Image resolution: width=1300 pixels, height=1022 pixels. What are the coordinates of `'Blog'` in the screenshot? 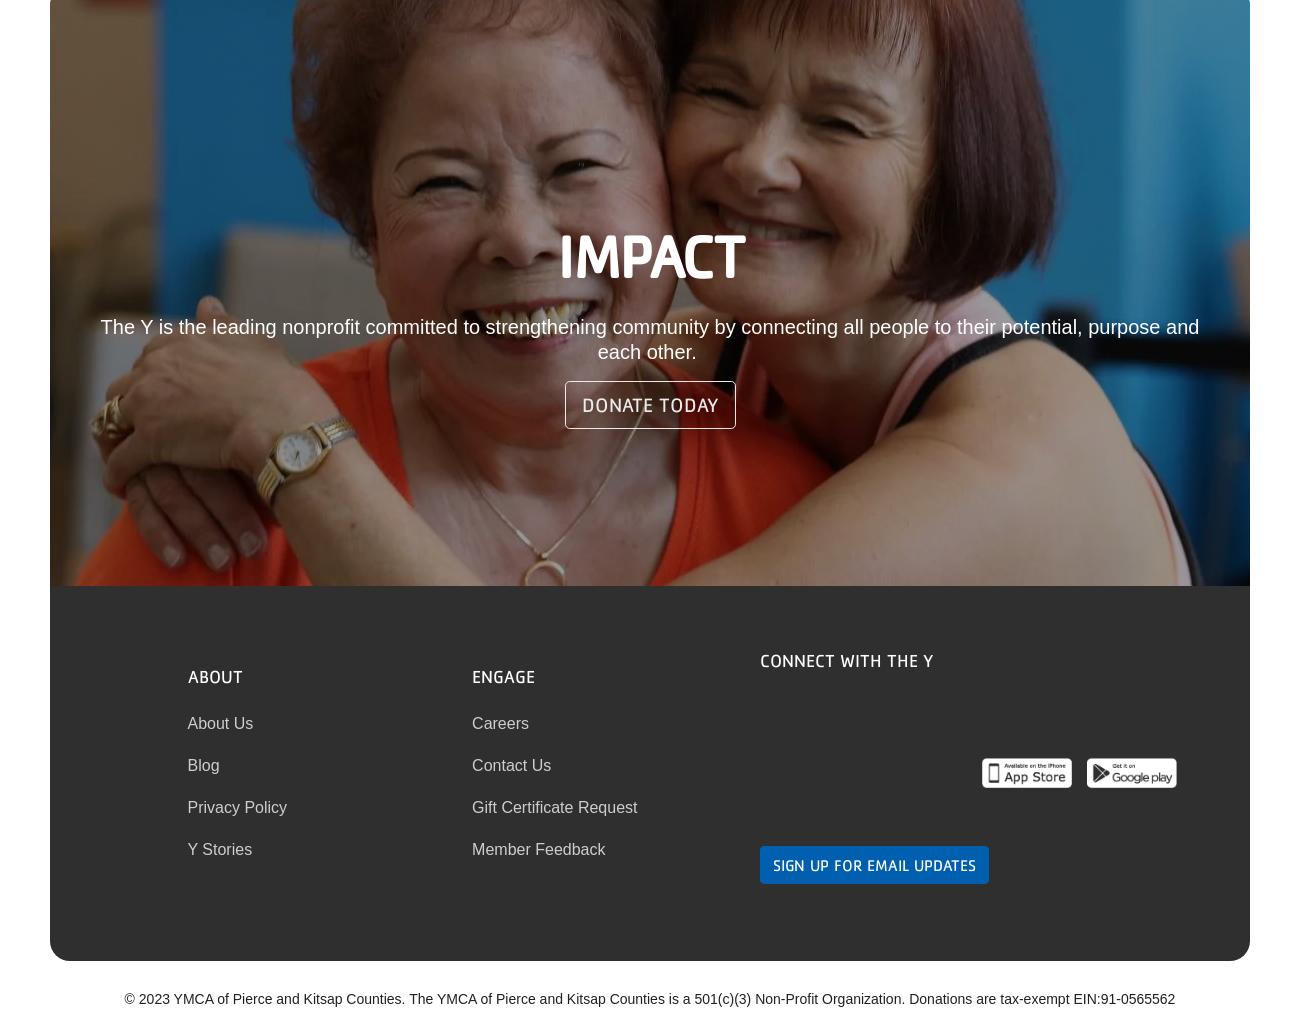 It's located at (203, 763).